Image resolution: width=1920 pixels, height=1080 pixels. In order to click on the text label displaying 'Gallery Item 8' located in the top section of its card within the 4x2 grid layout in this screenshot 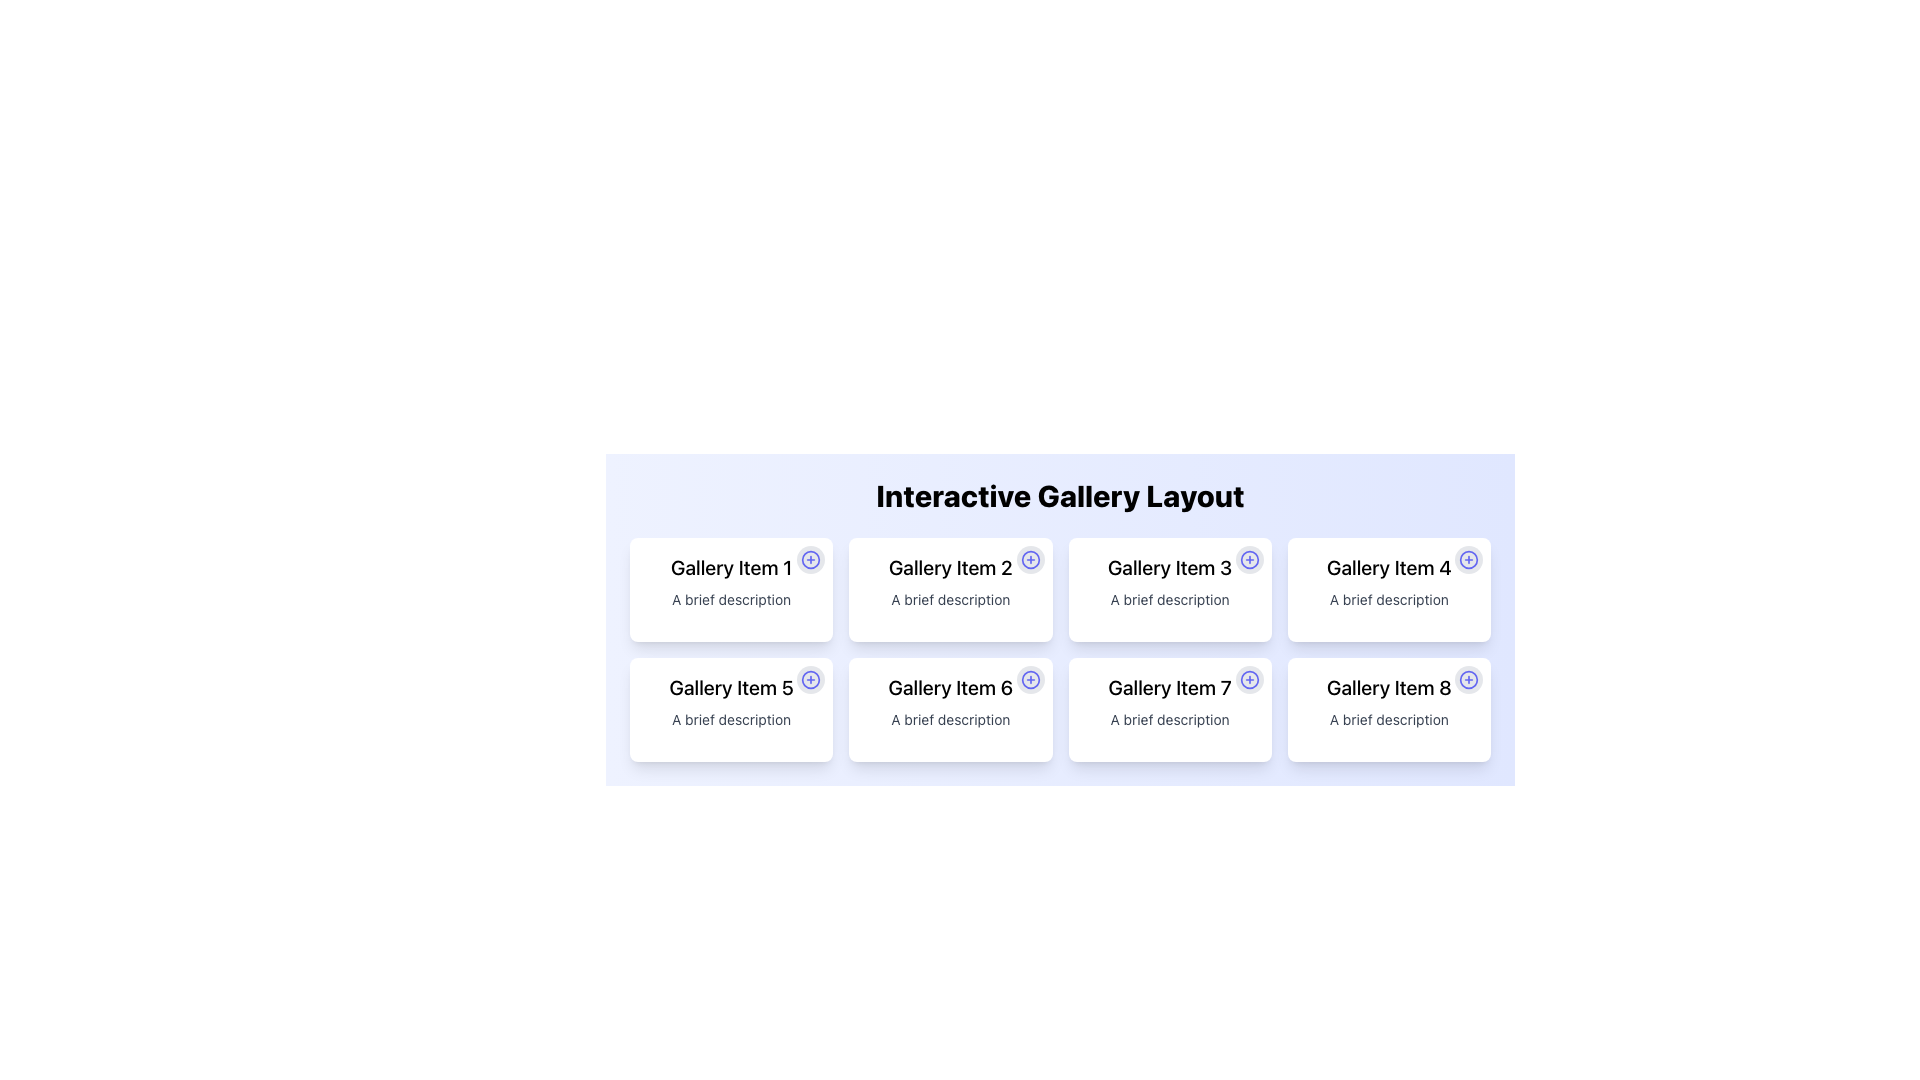, I will do `click(1388, 686)`.